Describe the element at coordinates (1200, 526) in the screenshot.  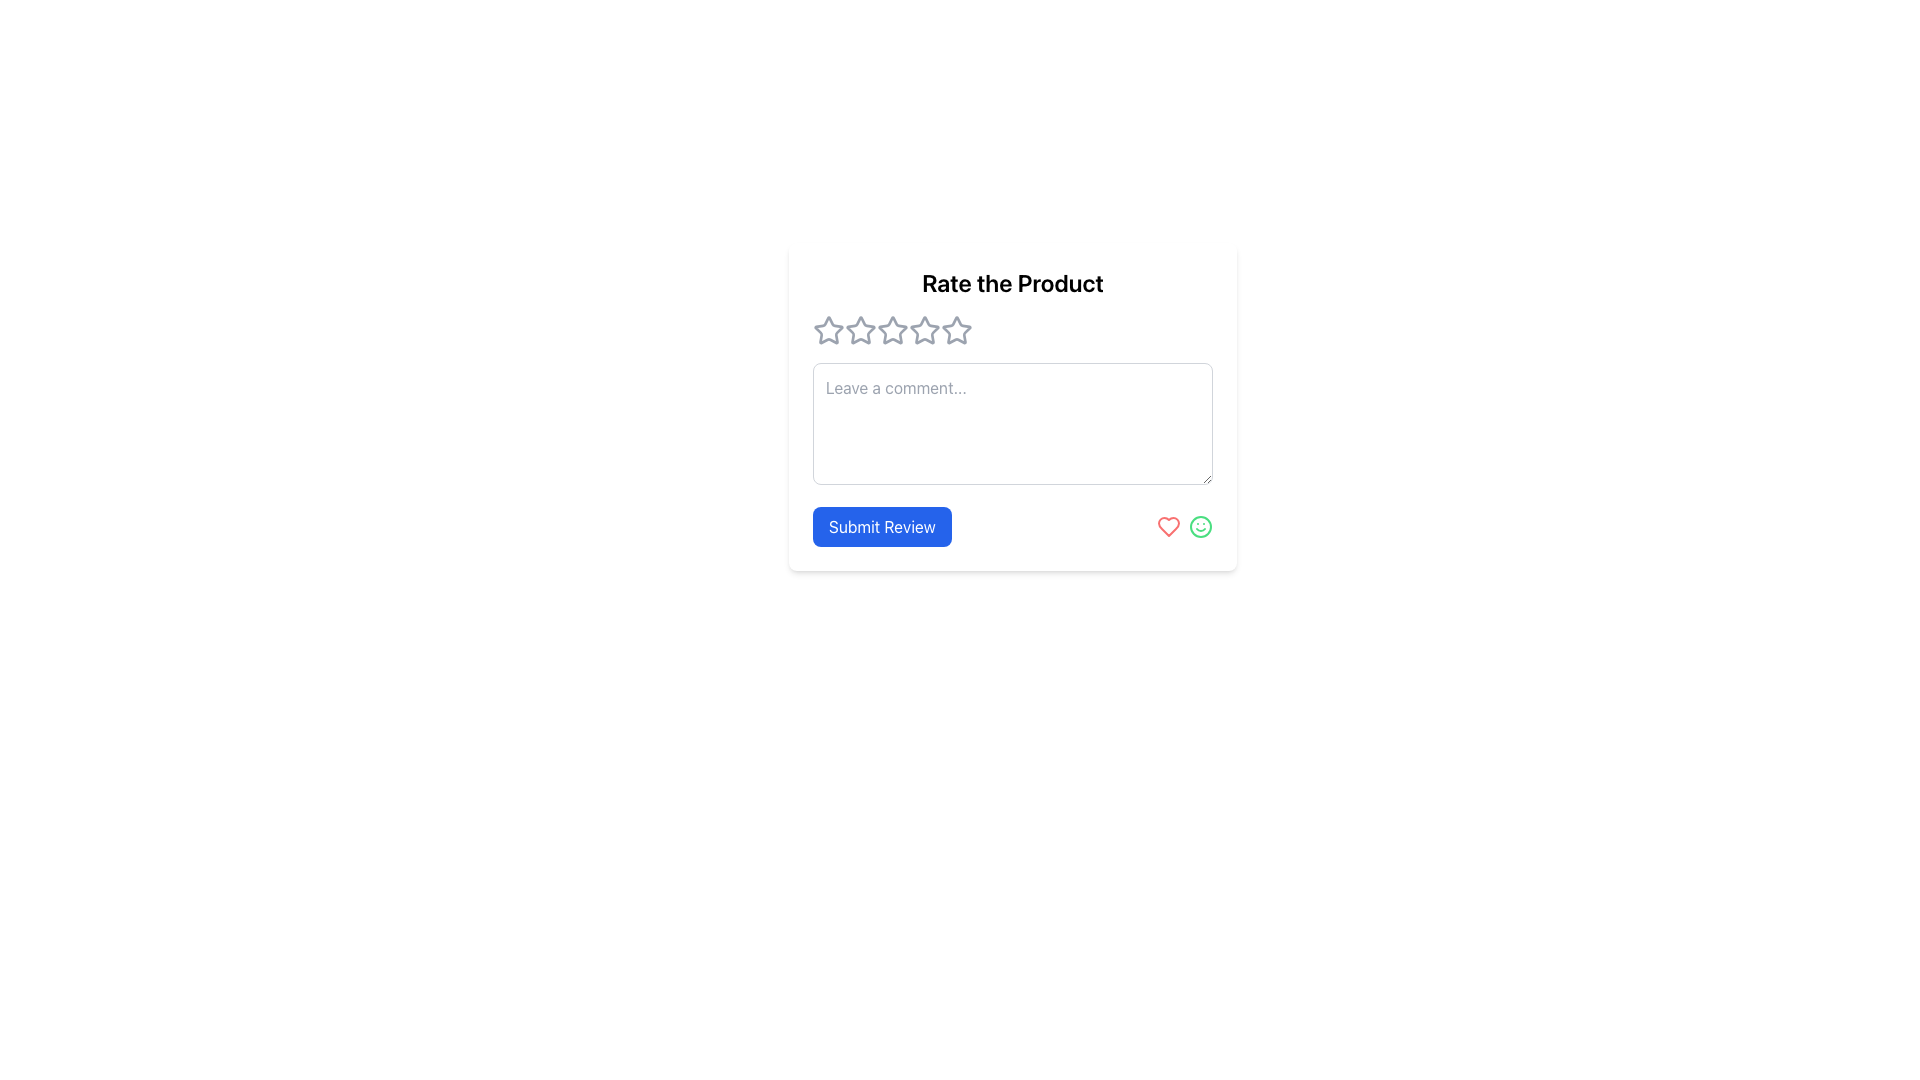
I see `the positive sentiment approval icon located at the bottom-right corner of the interactive card-like UI area, positioned to the right of the heart-shaped red icon` at that location.